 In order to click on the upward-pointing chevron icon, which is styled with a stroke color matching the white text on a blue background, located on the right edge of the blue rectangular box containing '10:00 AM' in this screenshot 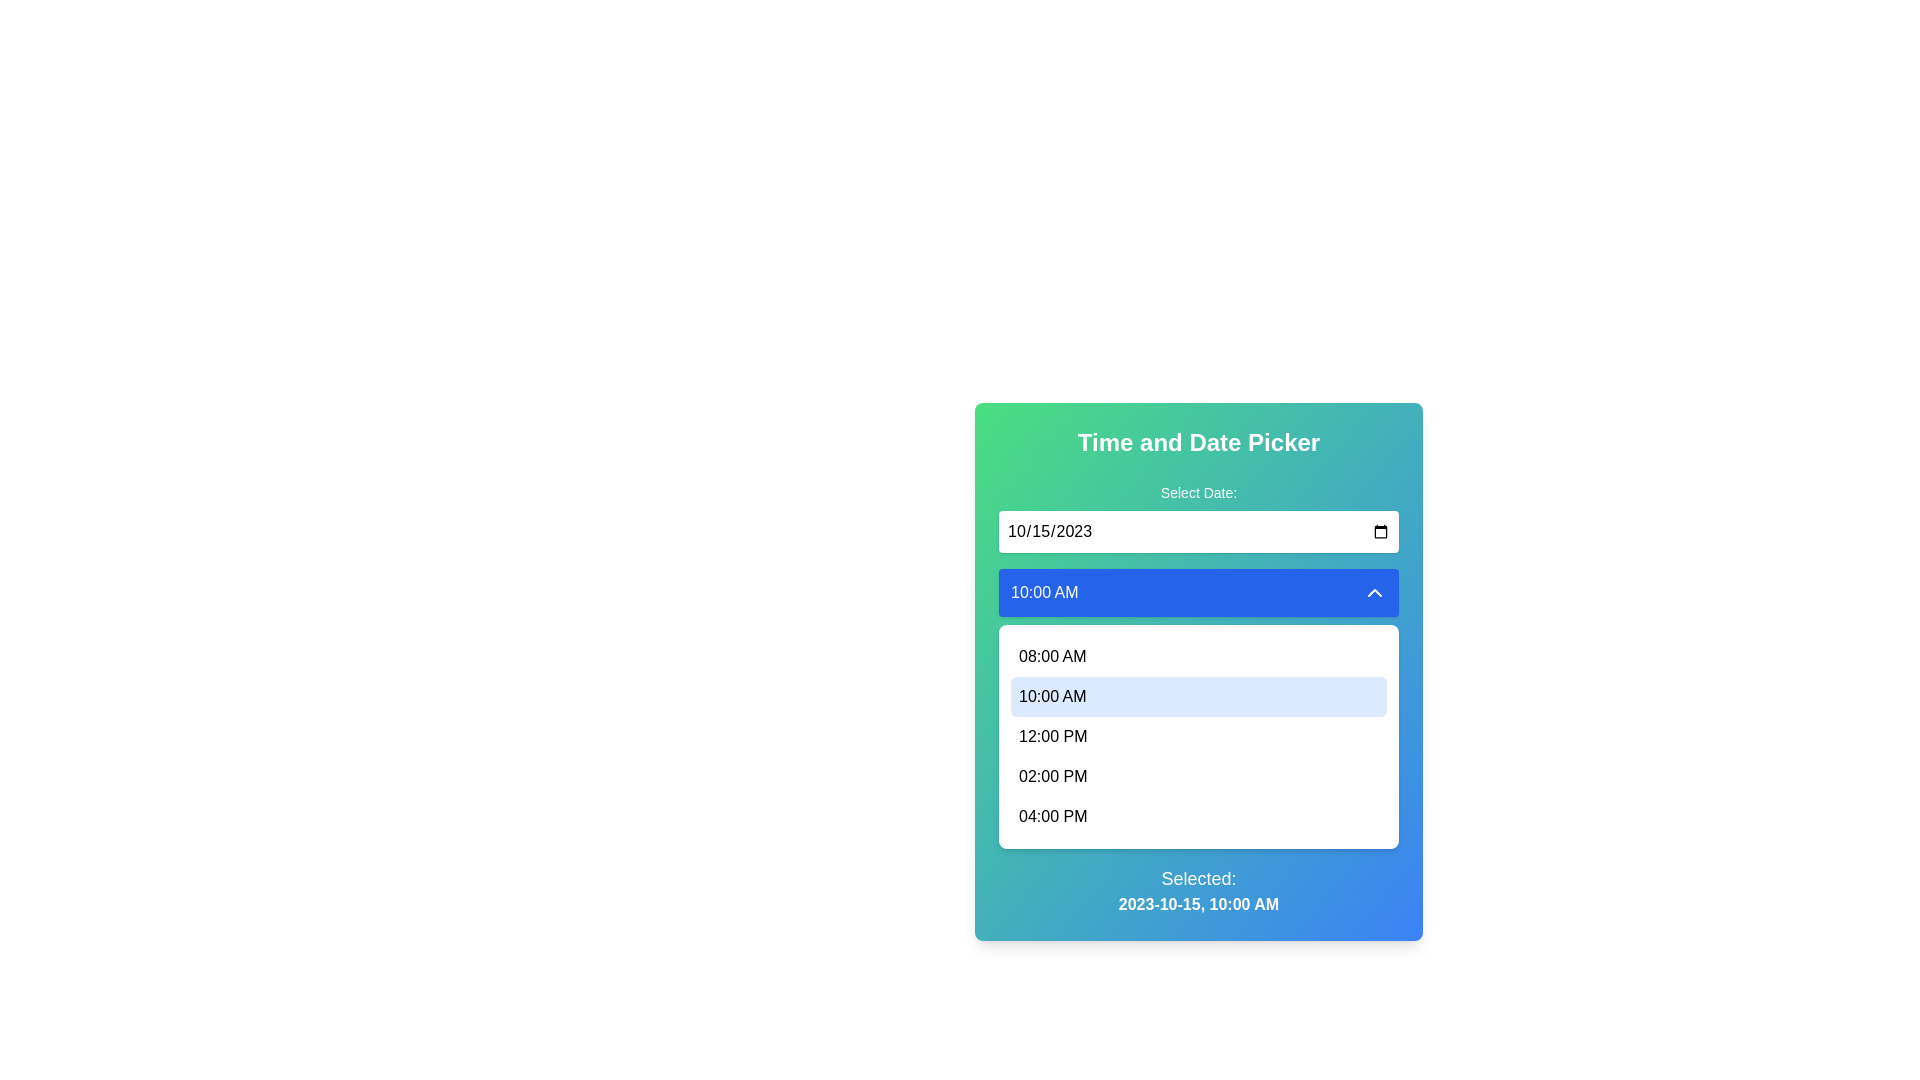, I will do `click(1373, 592)`.